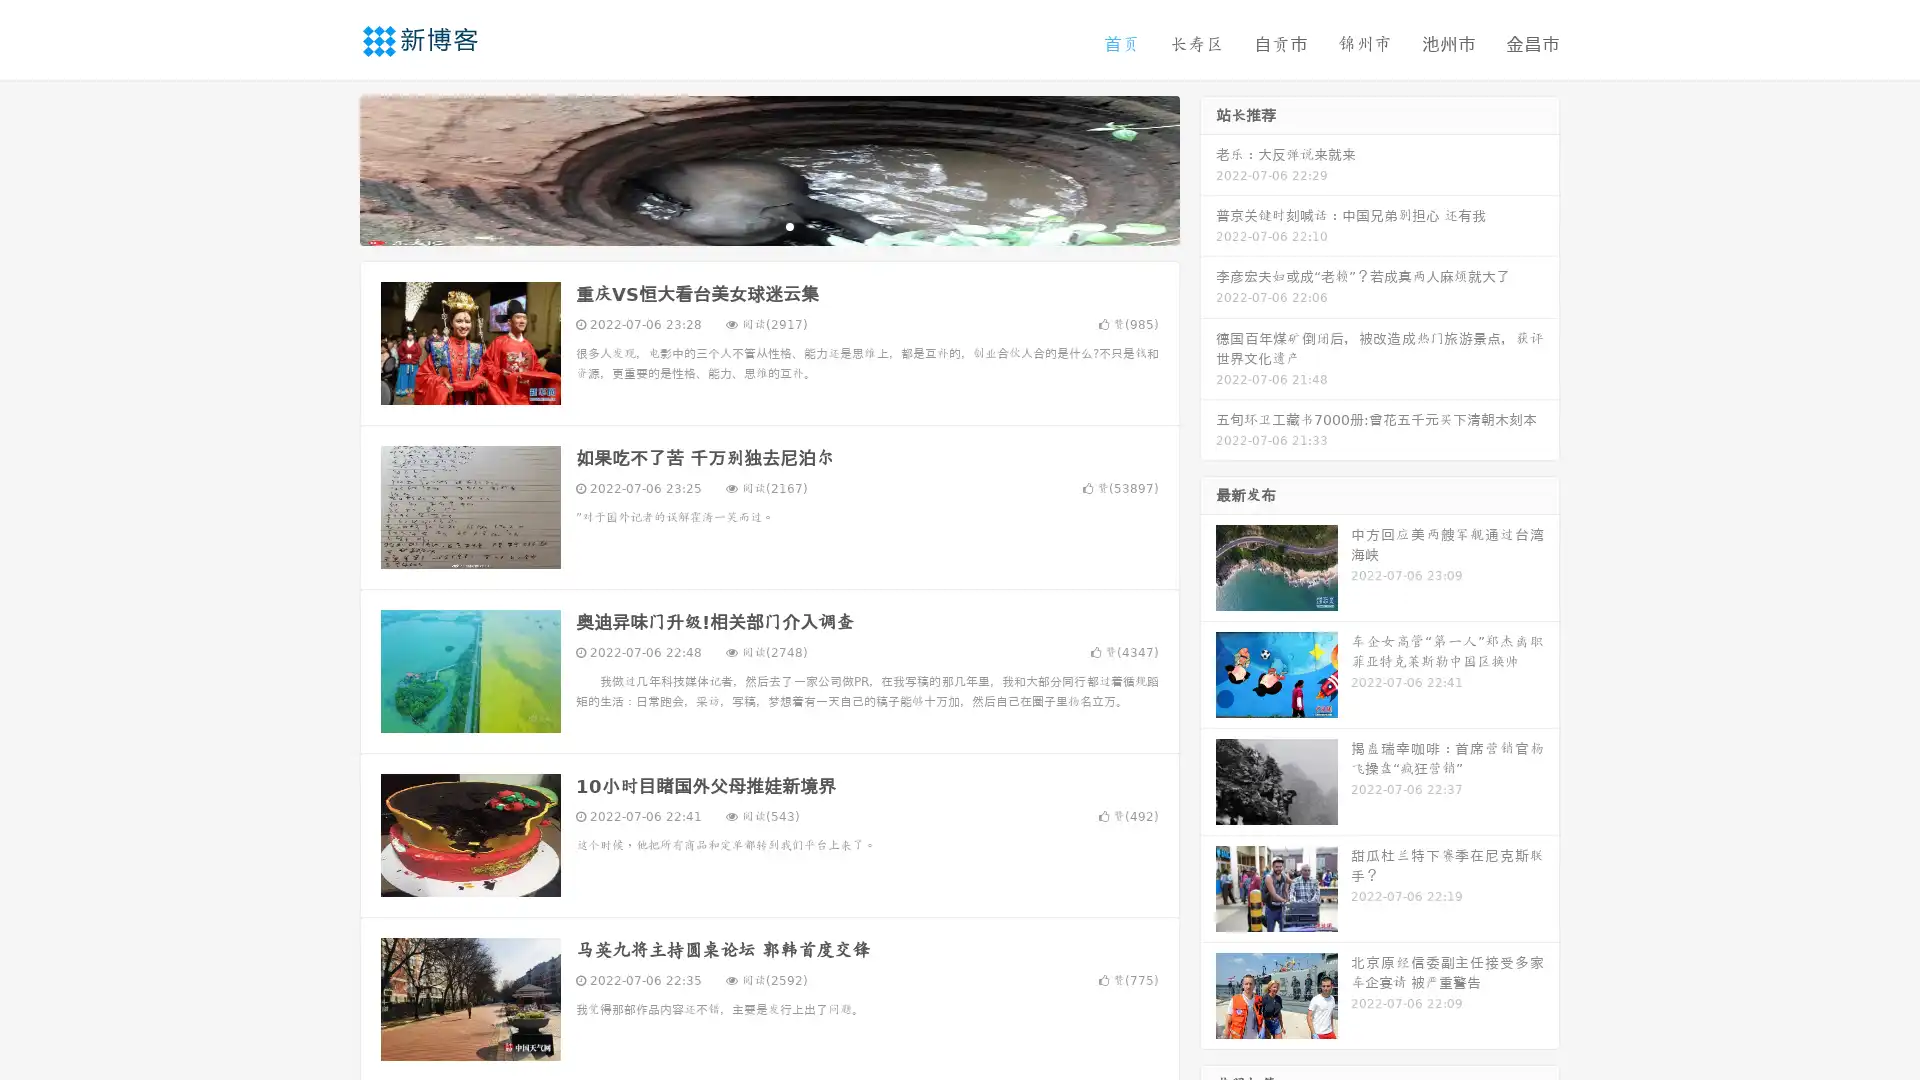 The width and height of the screenshot is (1920, 1080). What do you see at coordinates (330, 168) in the screenshot?
I see `Previous slide` at bounding box center [330, 168].